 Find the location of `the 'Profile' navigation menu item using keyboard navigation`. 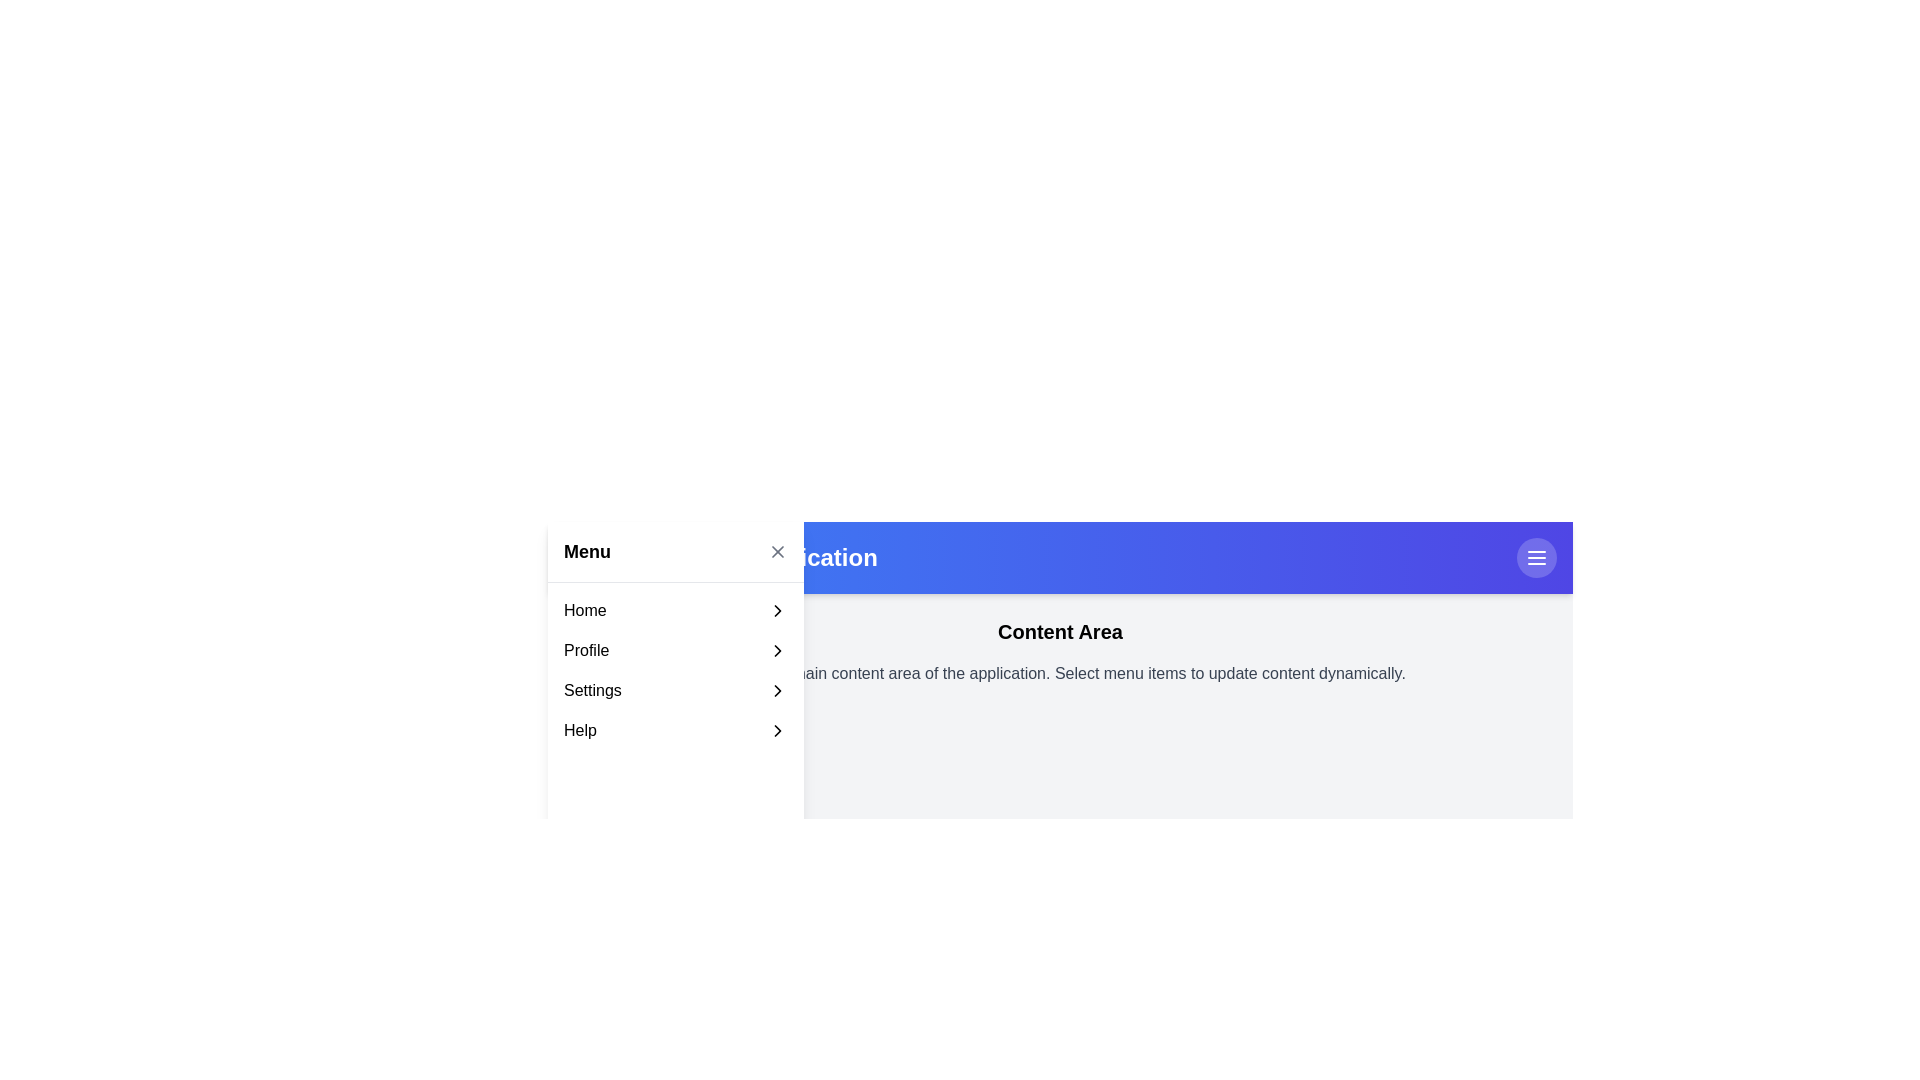

the 'Profile' navigation menu item using keyboard navigation is located at coordinates (676, 651).